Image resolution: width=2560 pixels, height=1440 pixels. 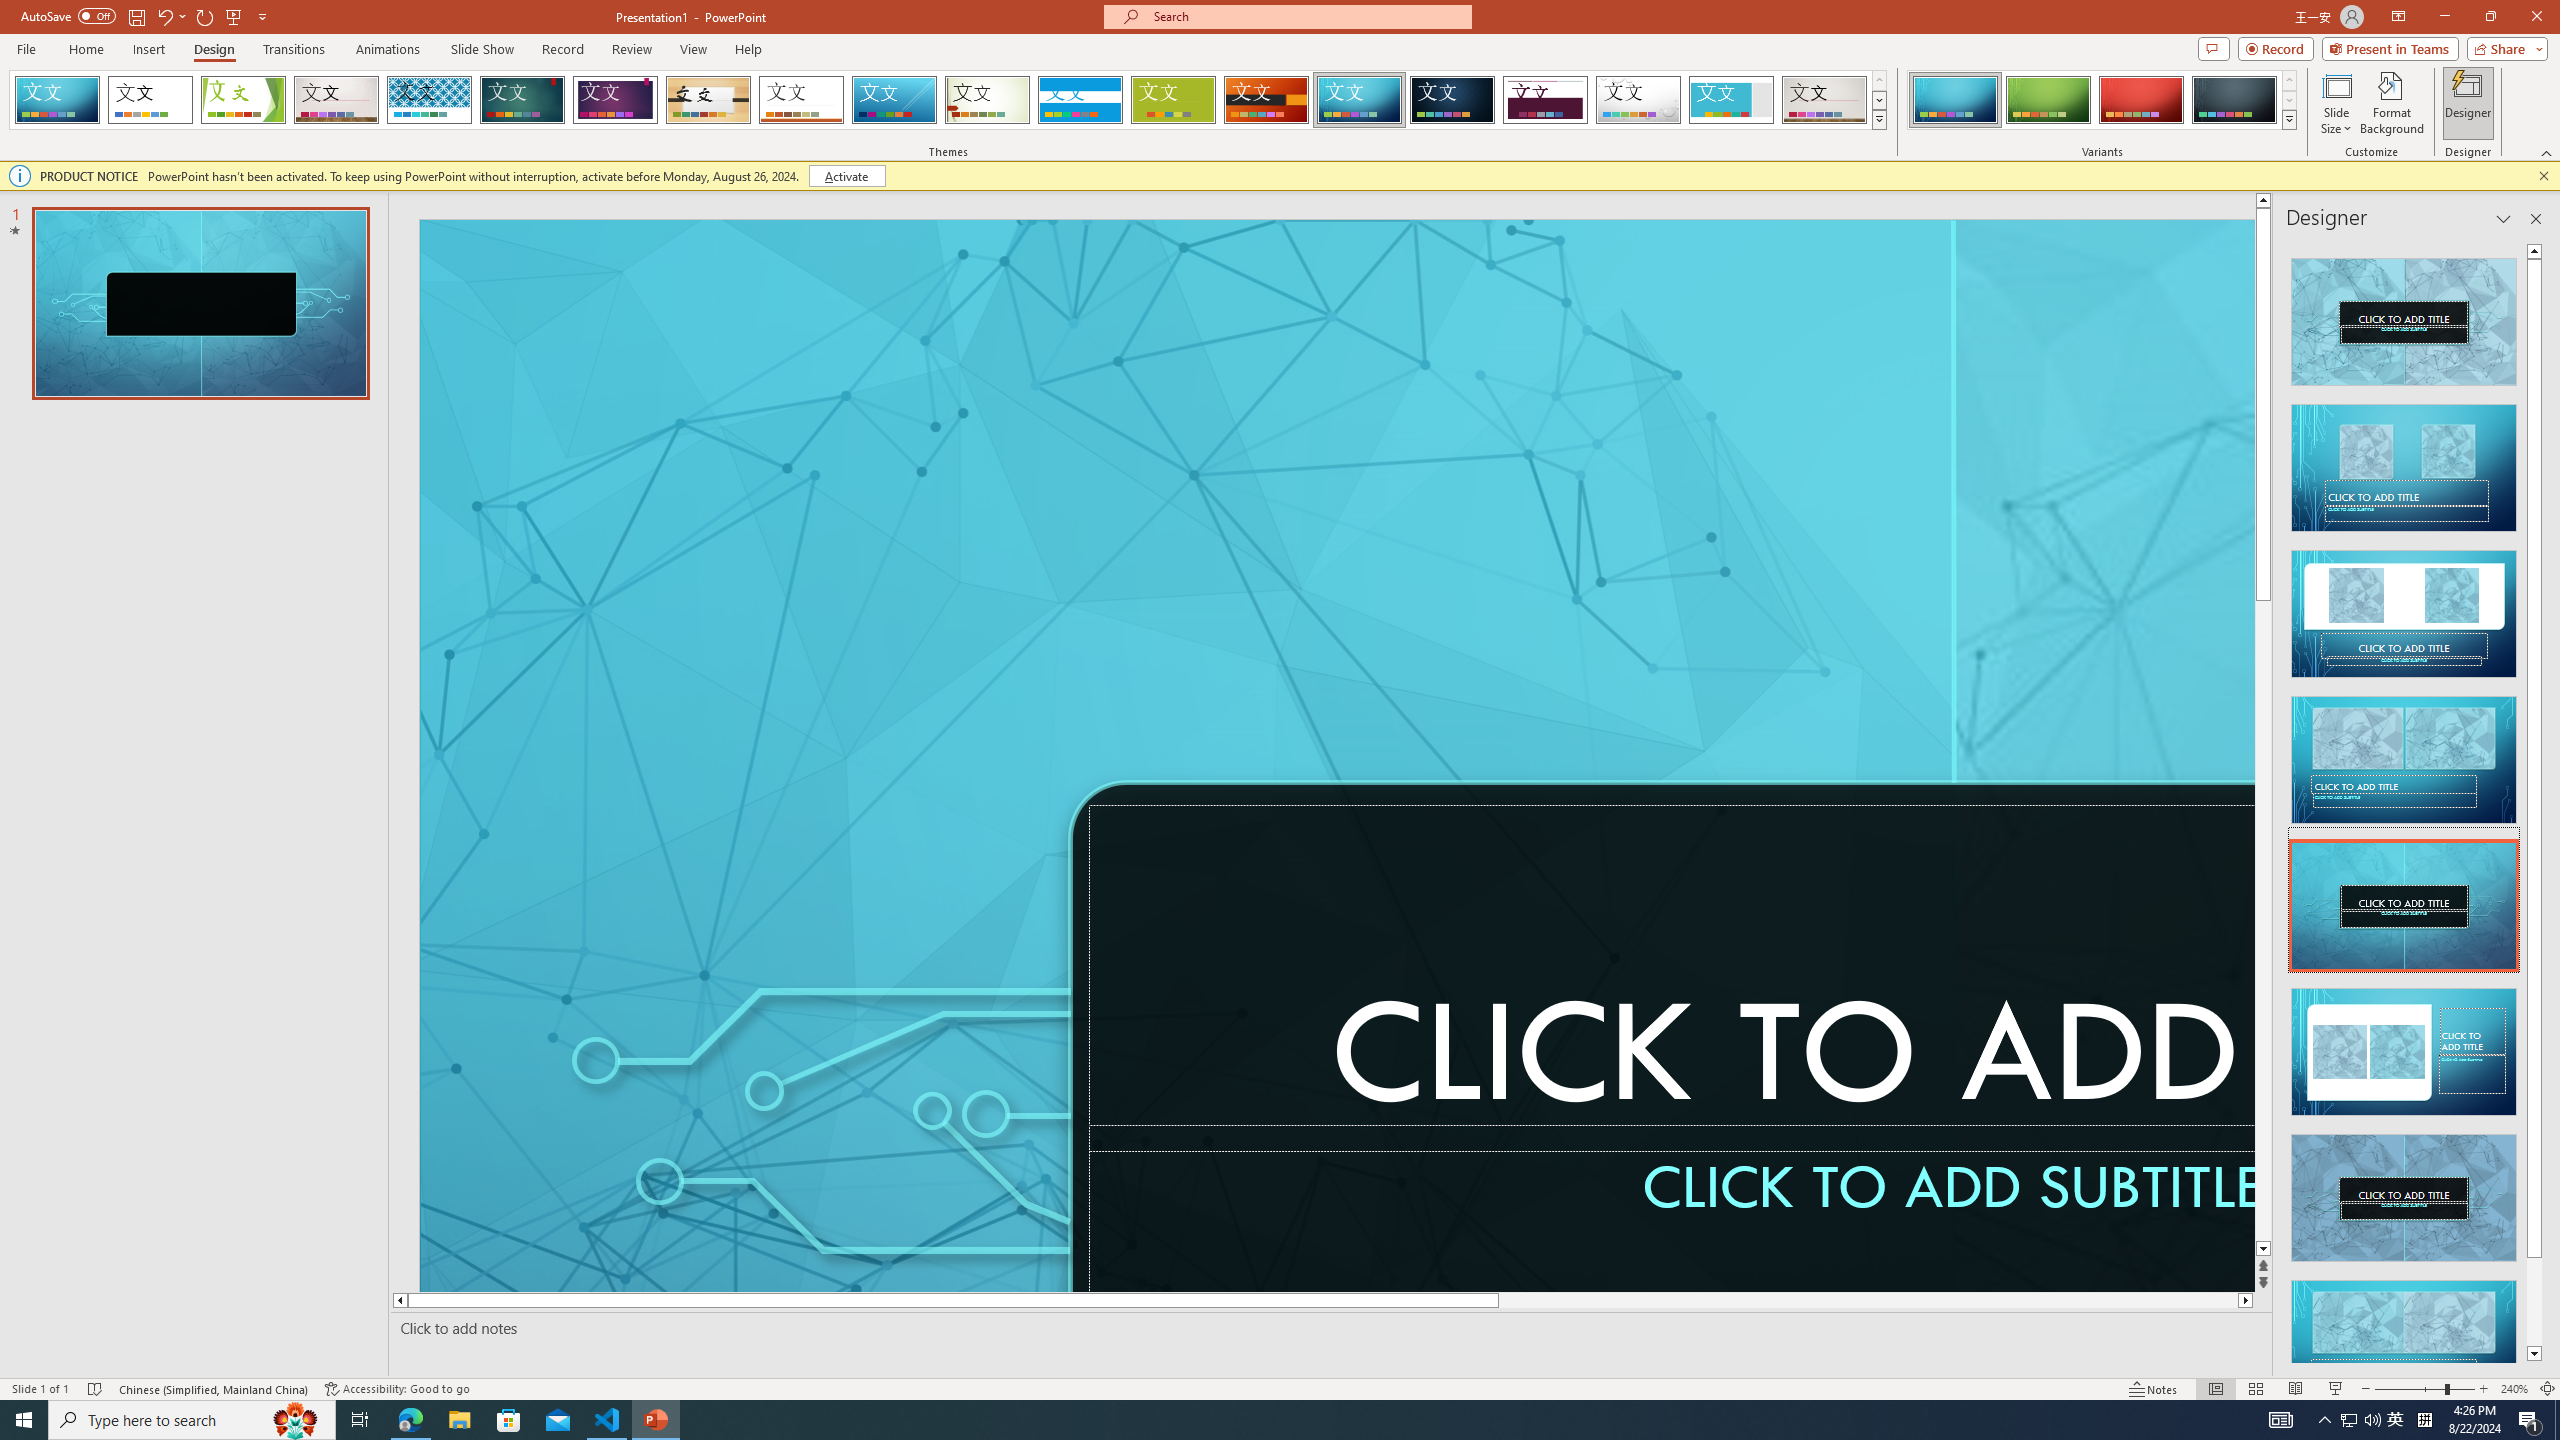 I want to click on 'Format Background', so click(x=2392, y=103).